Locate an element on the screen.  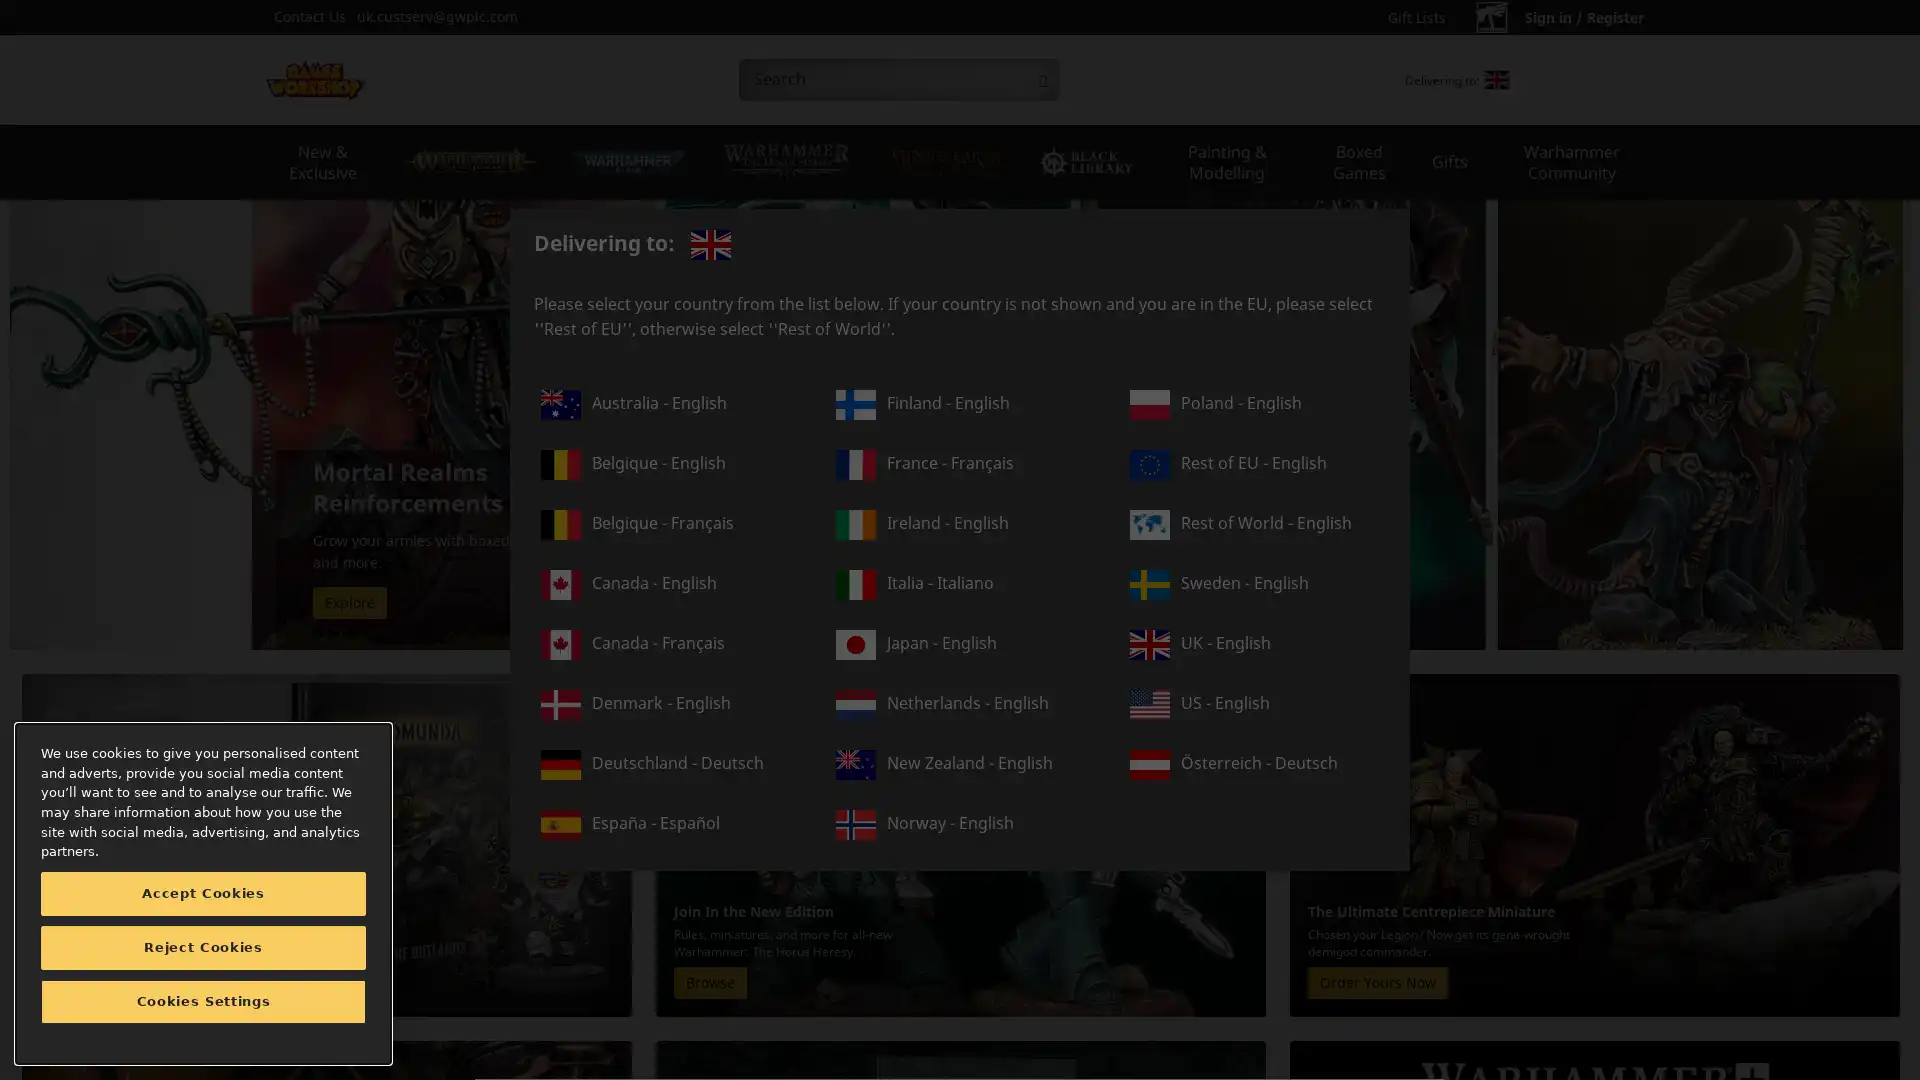
Cookies Settings is located at coordinates (203, 1002).